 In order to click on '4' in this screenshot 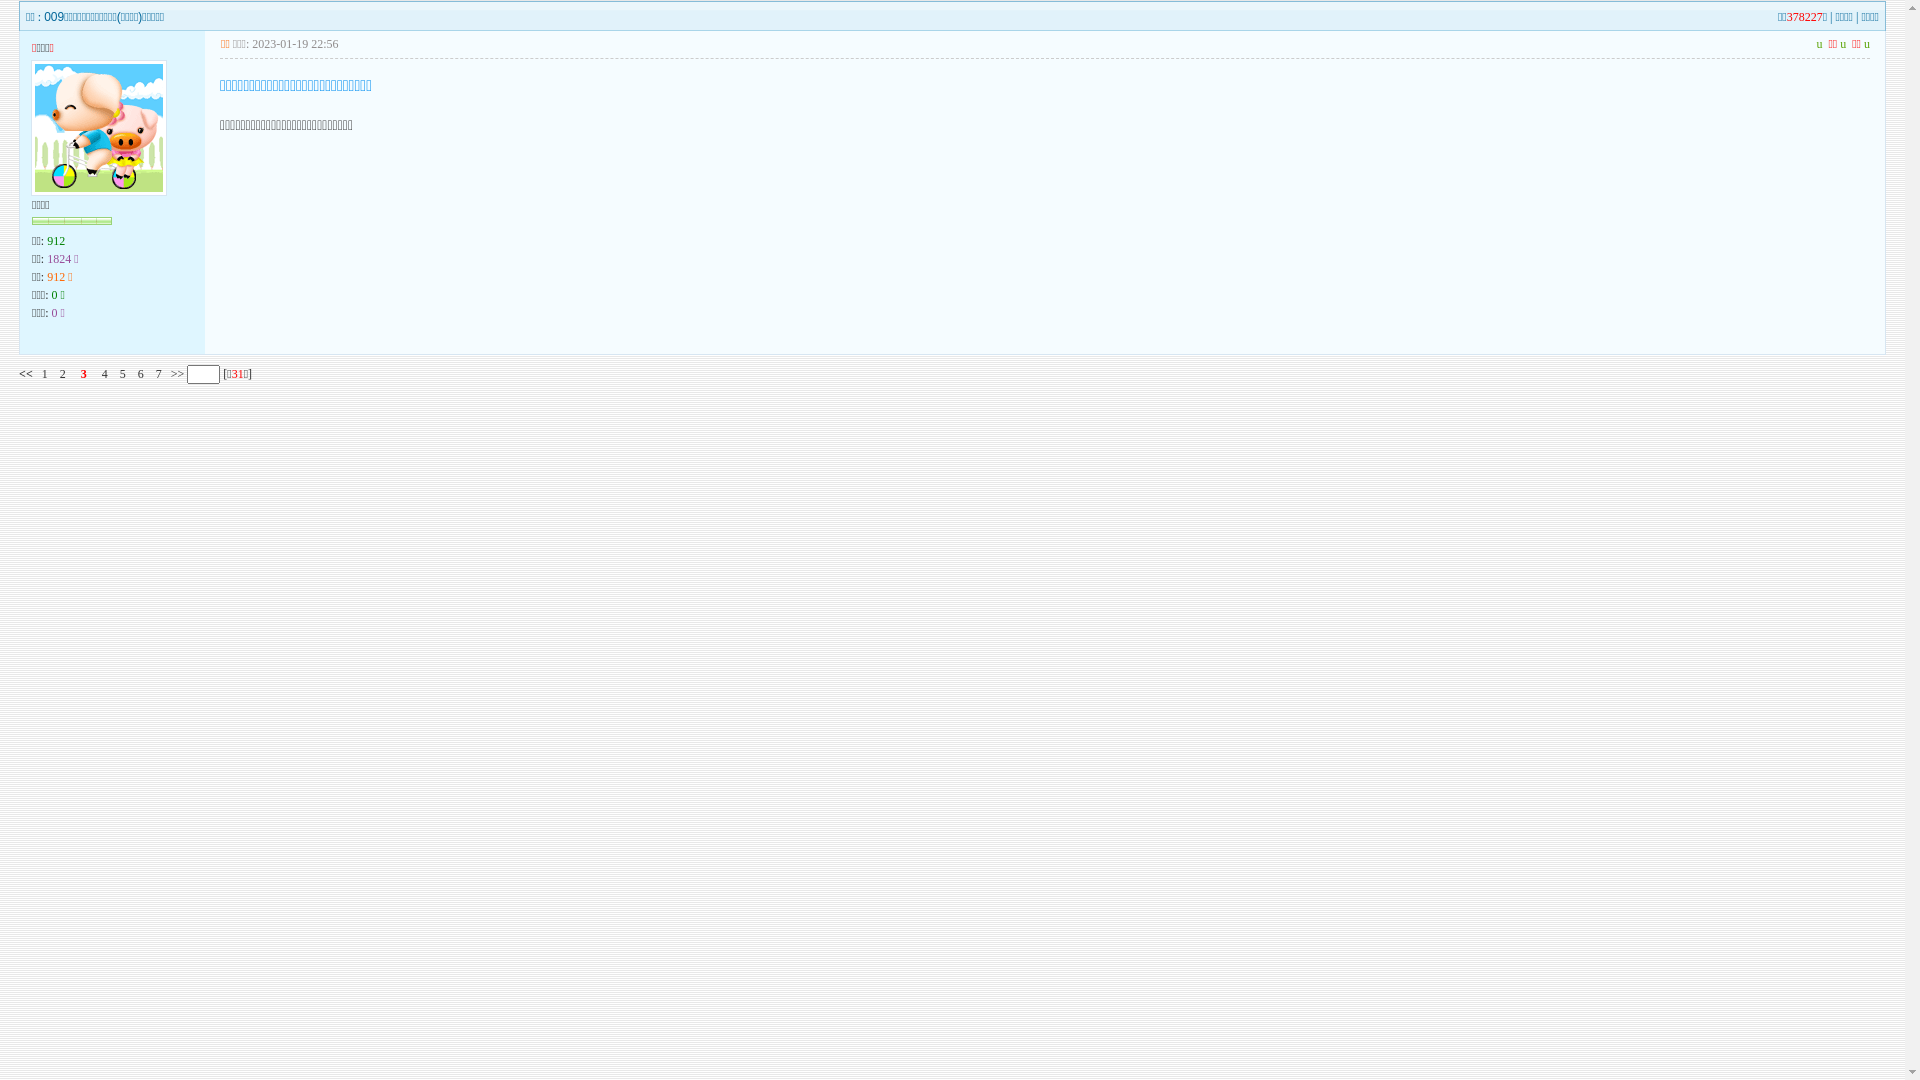, I will do `click(104, 374)`.